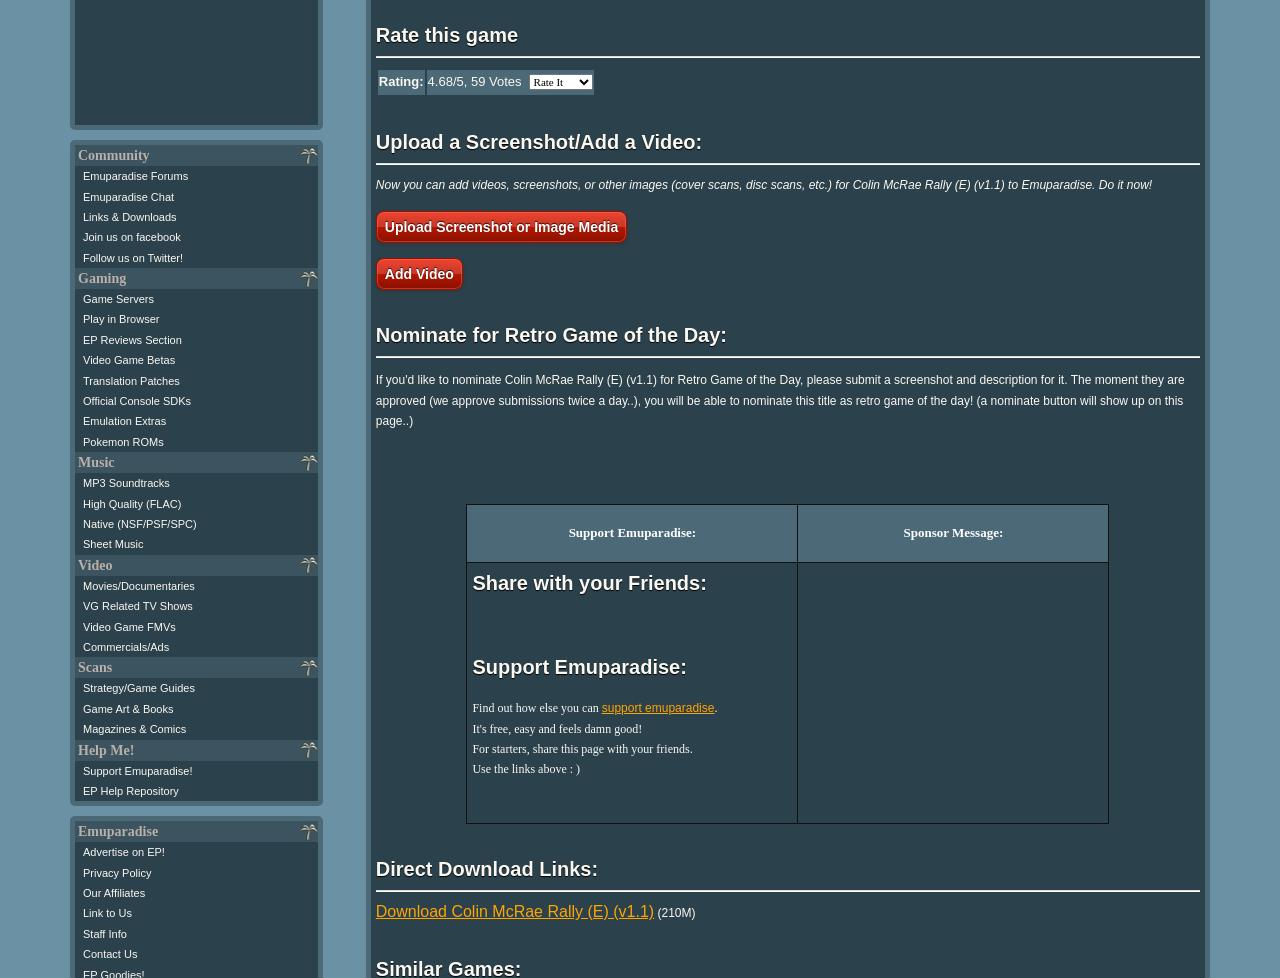 This screenshot has width=1280, height=978. Describe the element at coordinates (112, 155) in the screenshot. I see `'Community'` at that location.